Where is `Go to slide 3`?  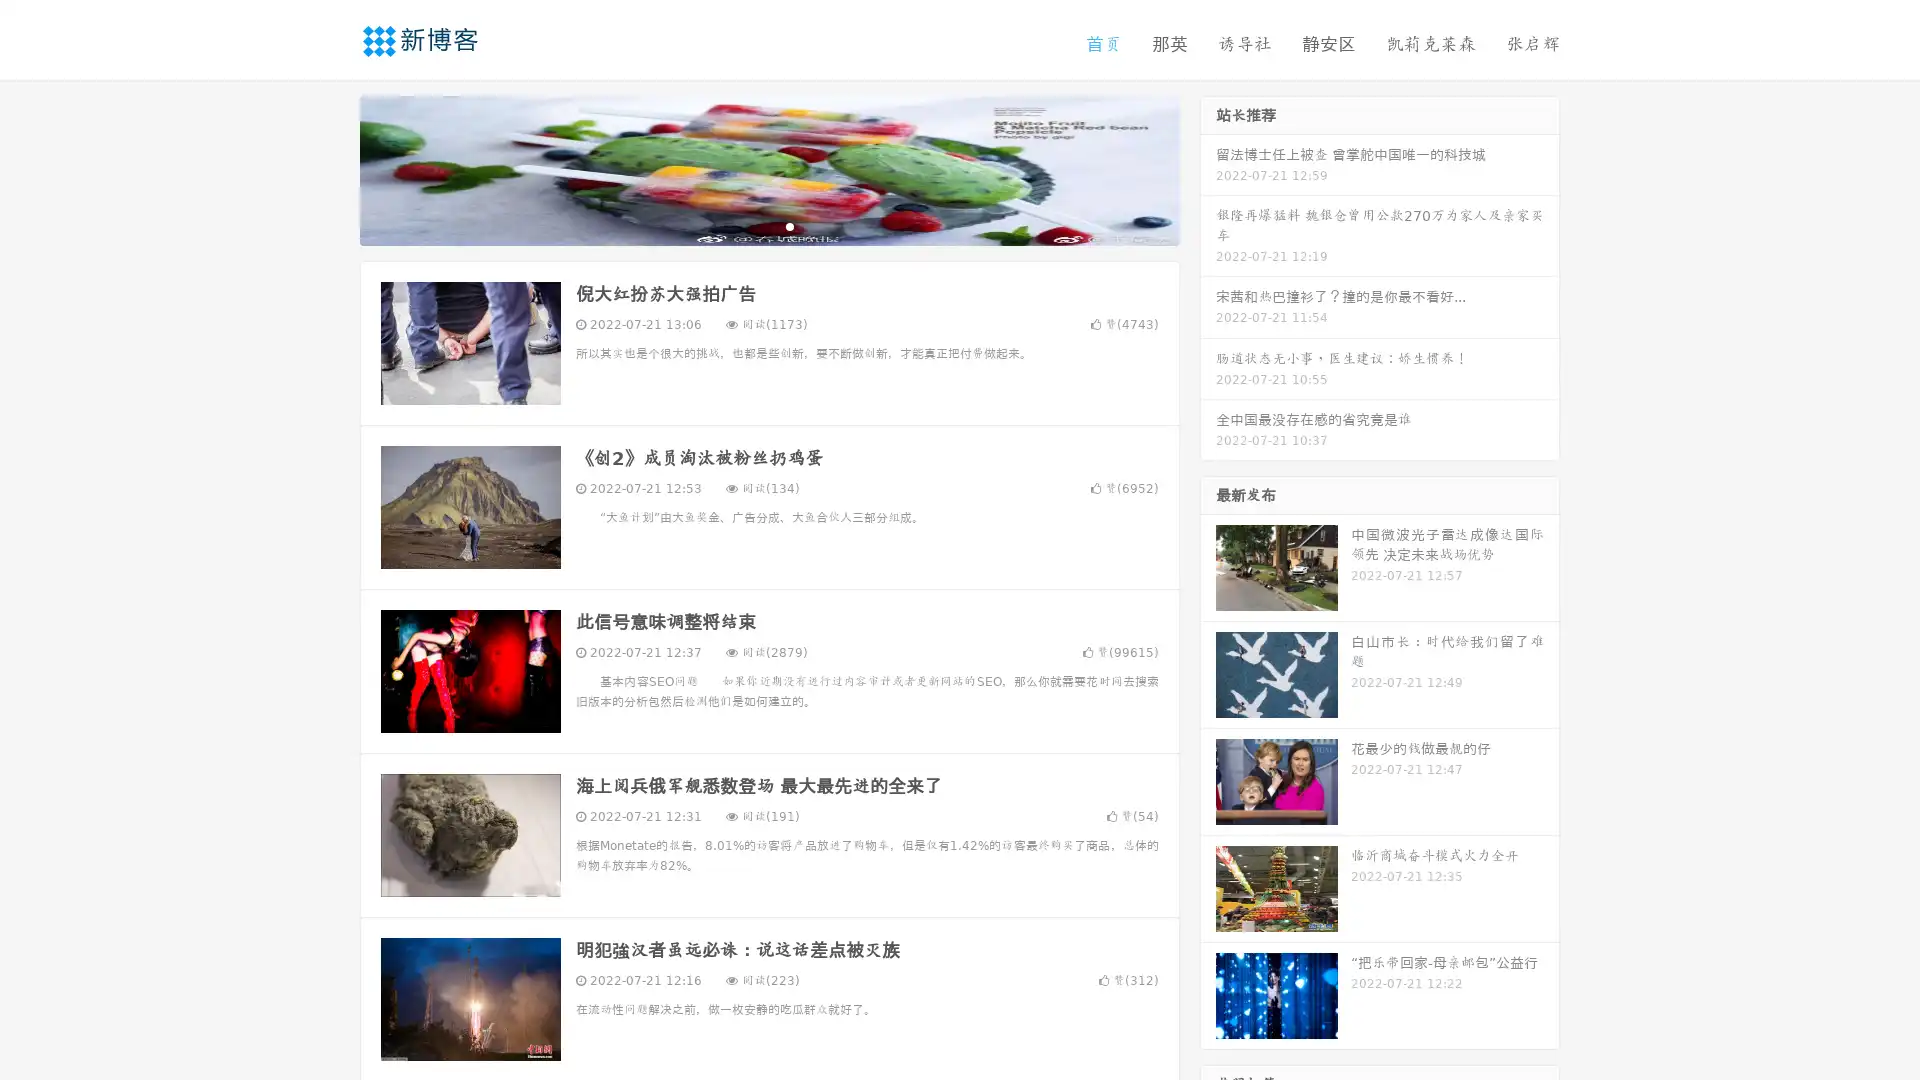 Go to slide 3 is located at coordinates (789, 225).